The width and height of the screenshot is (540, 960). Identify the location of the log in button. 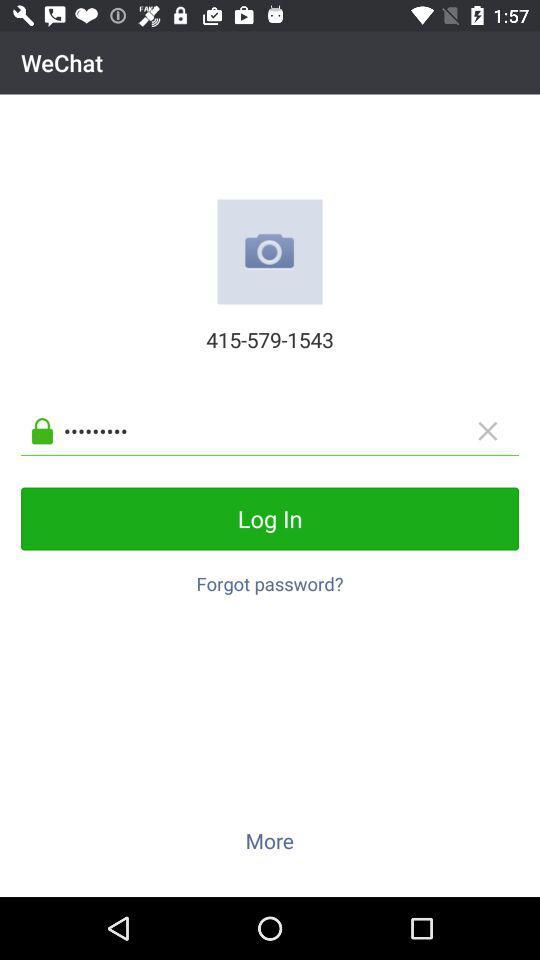
(270, 517).